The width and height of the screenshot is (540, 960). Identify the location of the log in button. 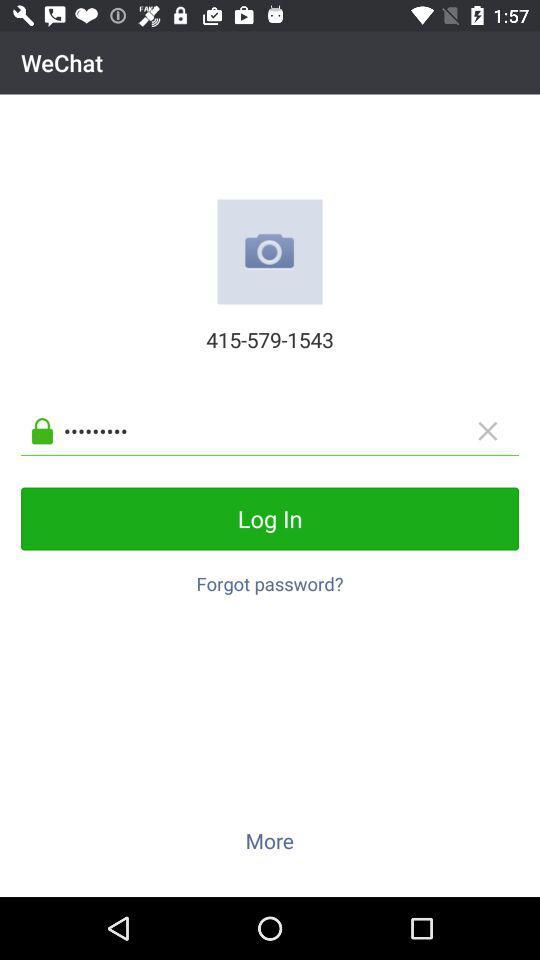
(270, 517).